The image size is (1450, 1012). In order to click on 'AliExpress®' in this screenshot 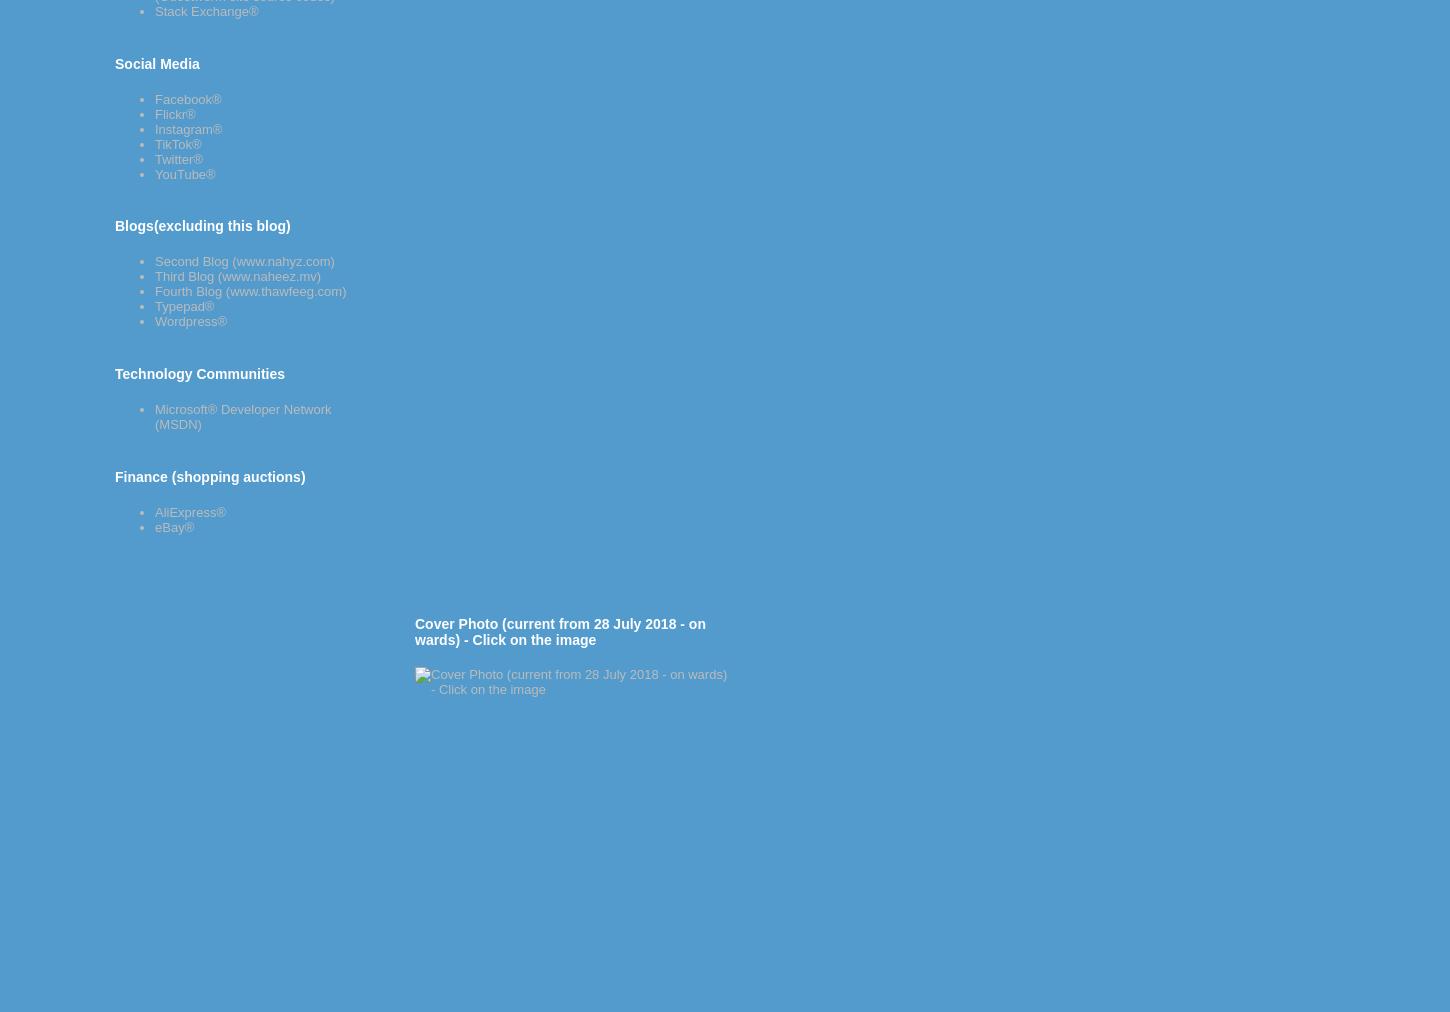, I will do `click(189, 510)`.